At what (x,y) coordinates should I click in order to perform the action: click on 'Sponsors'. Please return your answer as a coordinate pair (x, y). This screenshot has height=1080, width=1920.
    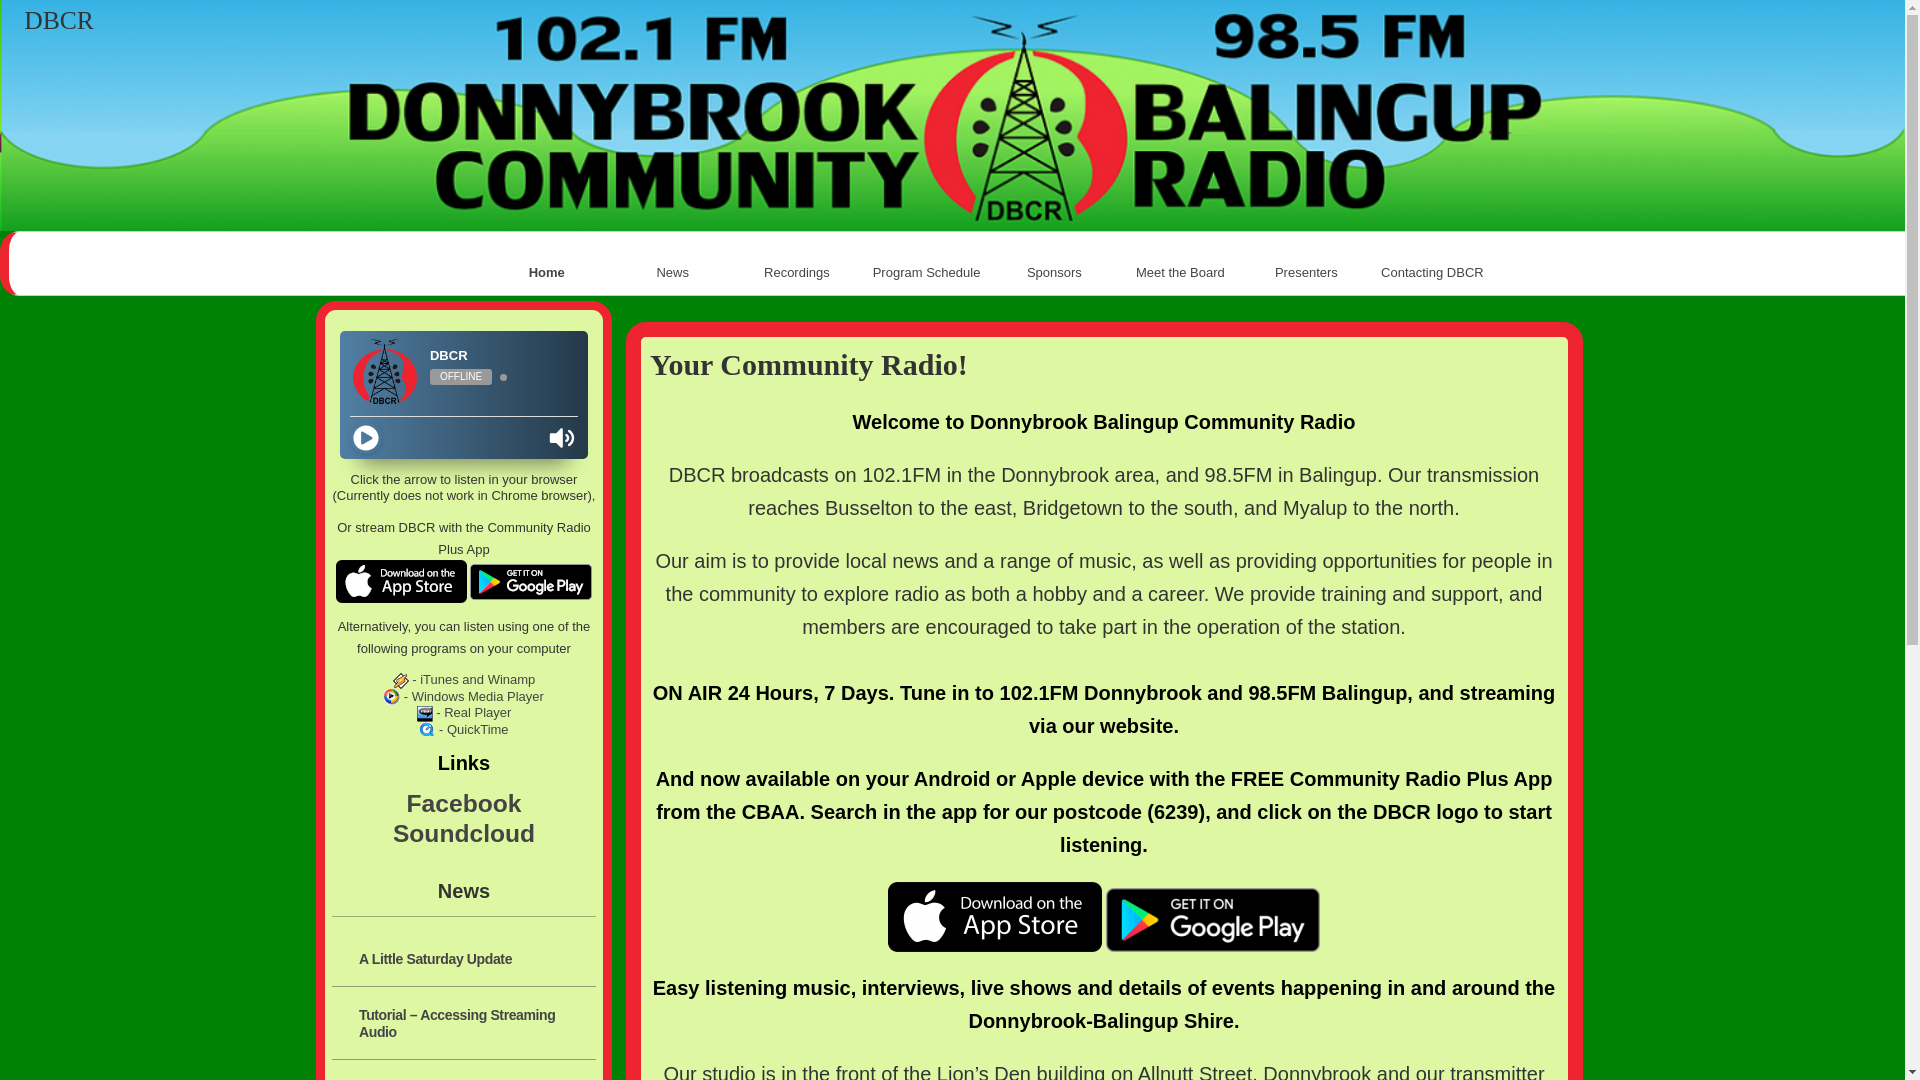
    Looking at the image, I should click on (1053, 273).